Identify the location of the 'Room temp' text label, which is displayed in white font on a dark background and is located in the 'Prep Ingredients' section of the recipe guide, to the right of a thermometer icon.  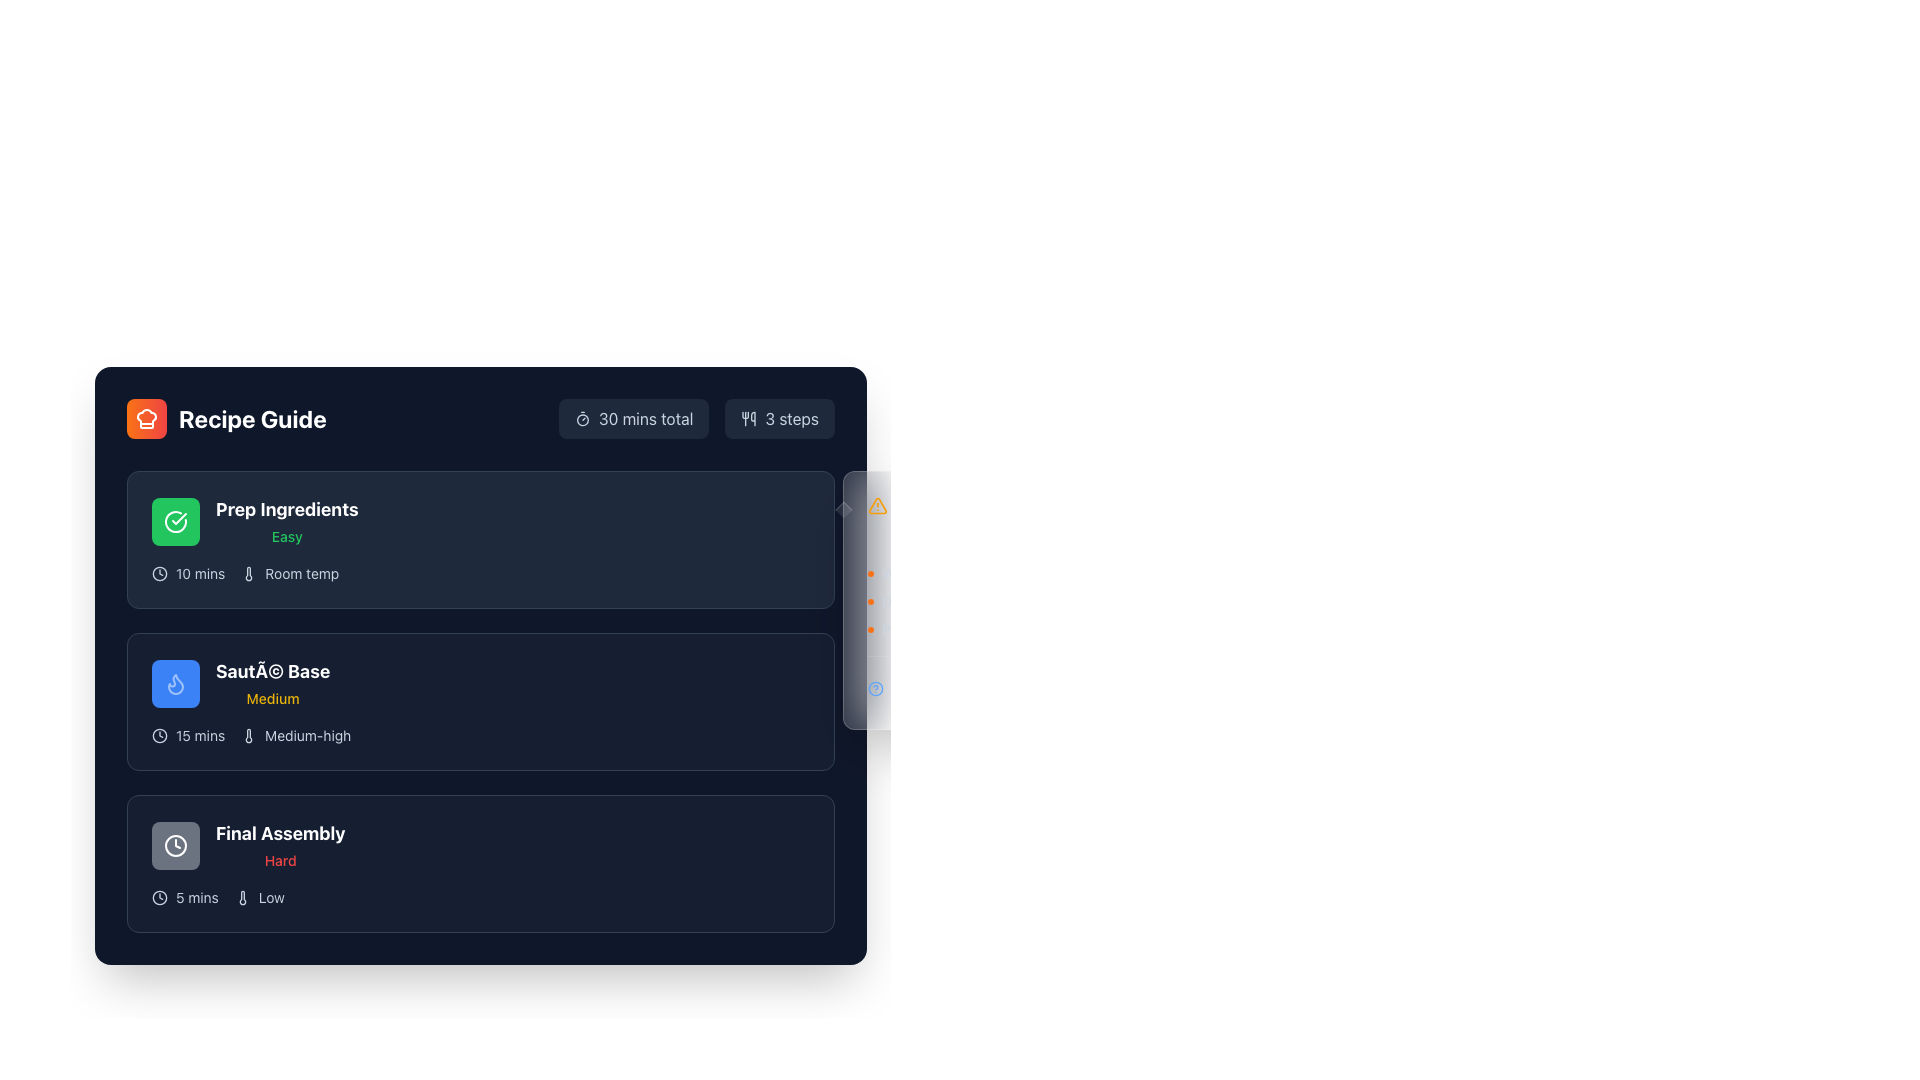
(301, 574).